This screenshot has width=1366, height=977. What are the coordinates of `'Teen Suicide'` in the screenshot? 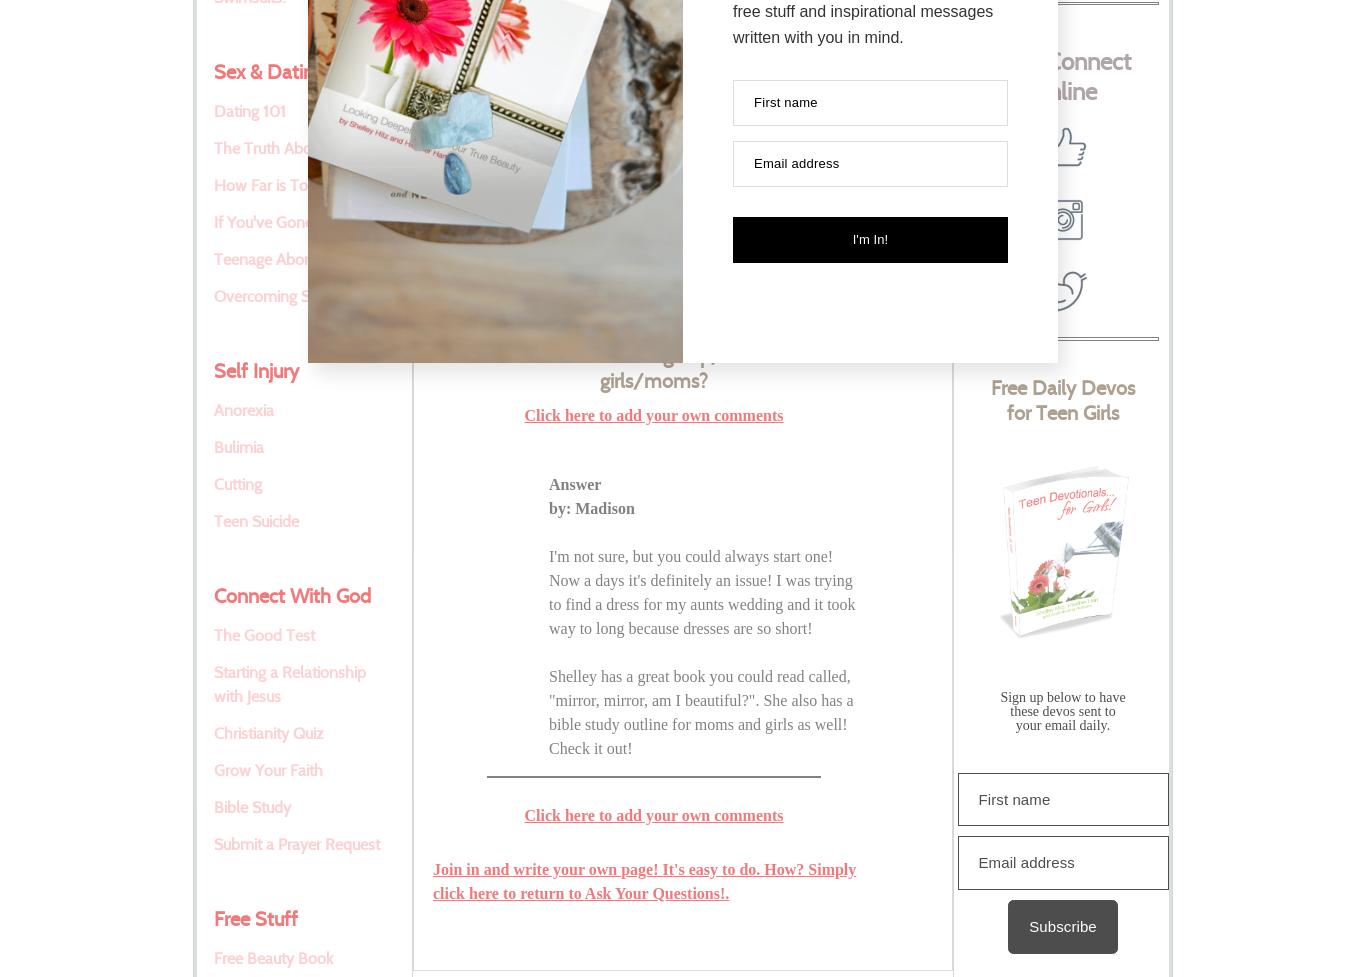 It's located at (213, 520).